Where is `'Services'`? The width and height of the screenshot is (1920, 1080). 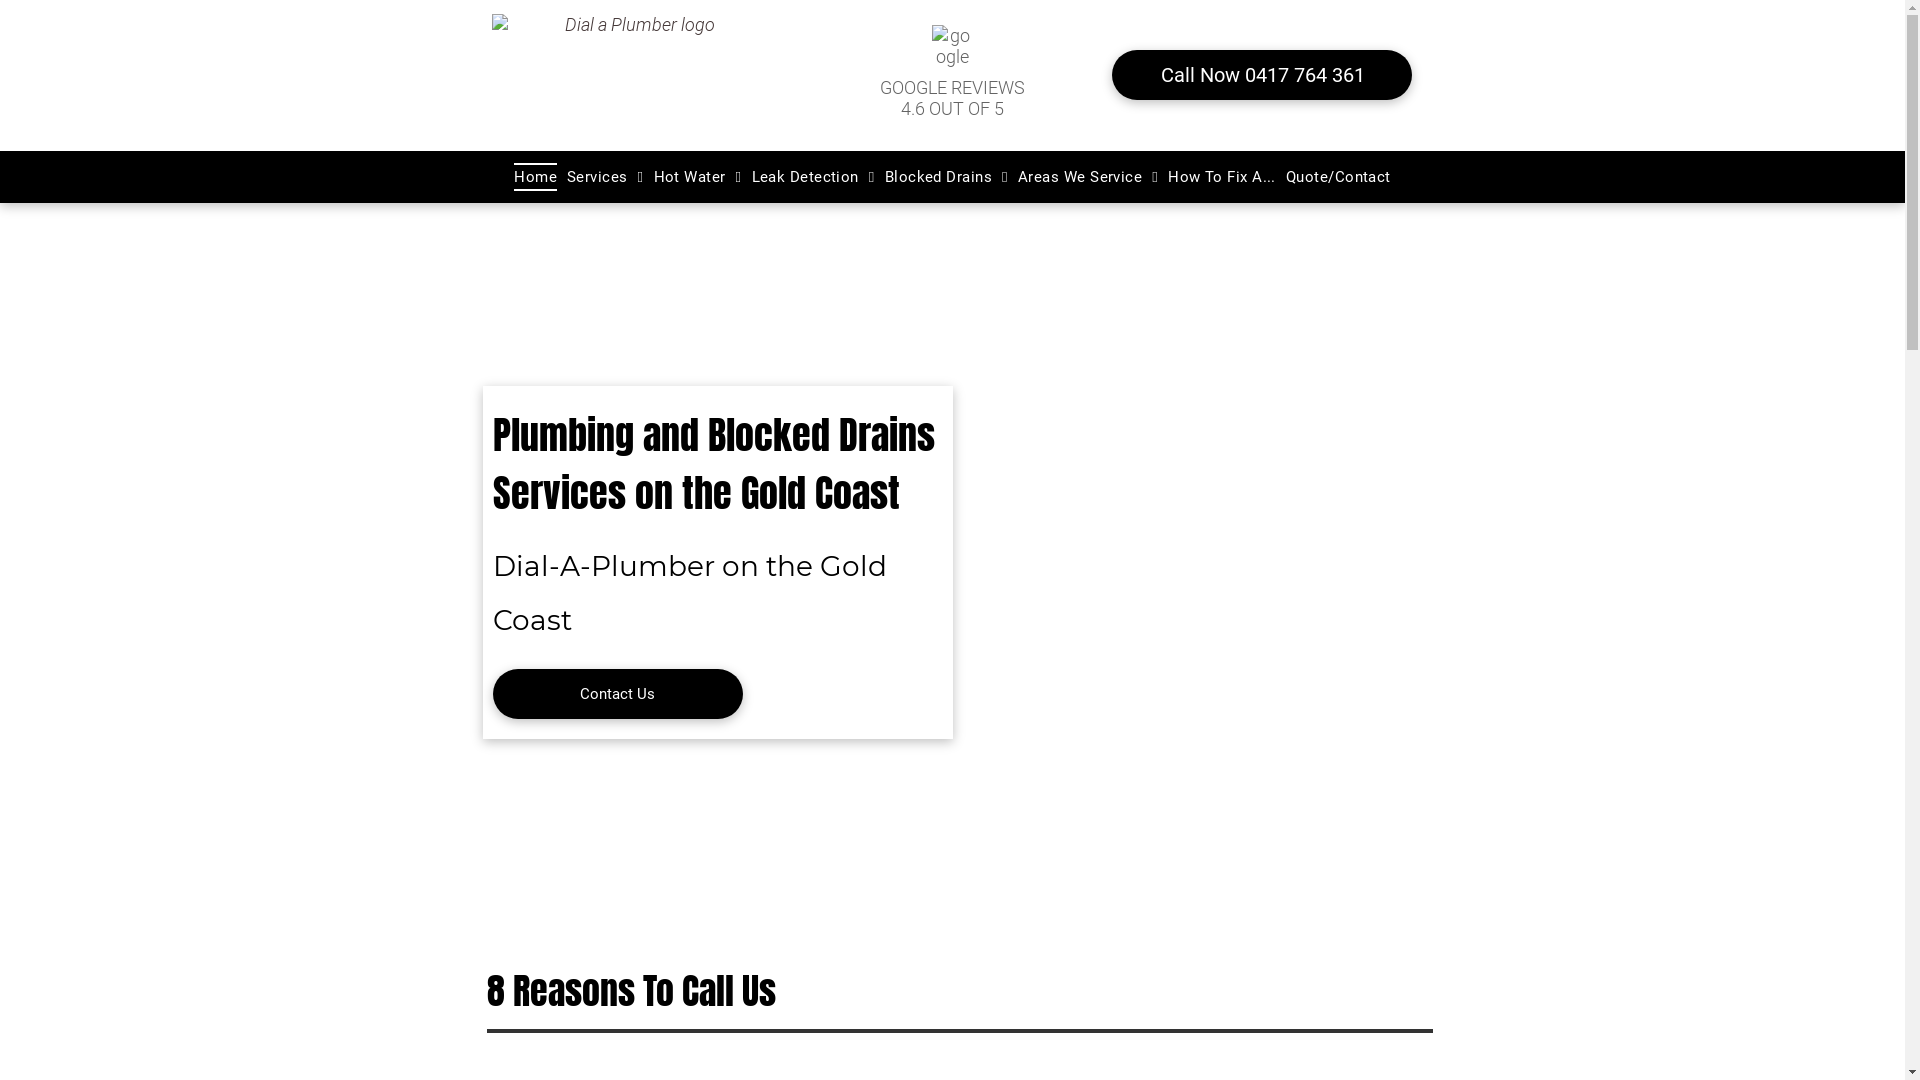 'Services' is located at coordinates (604, 176).